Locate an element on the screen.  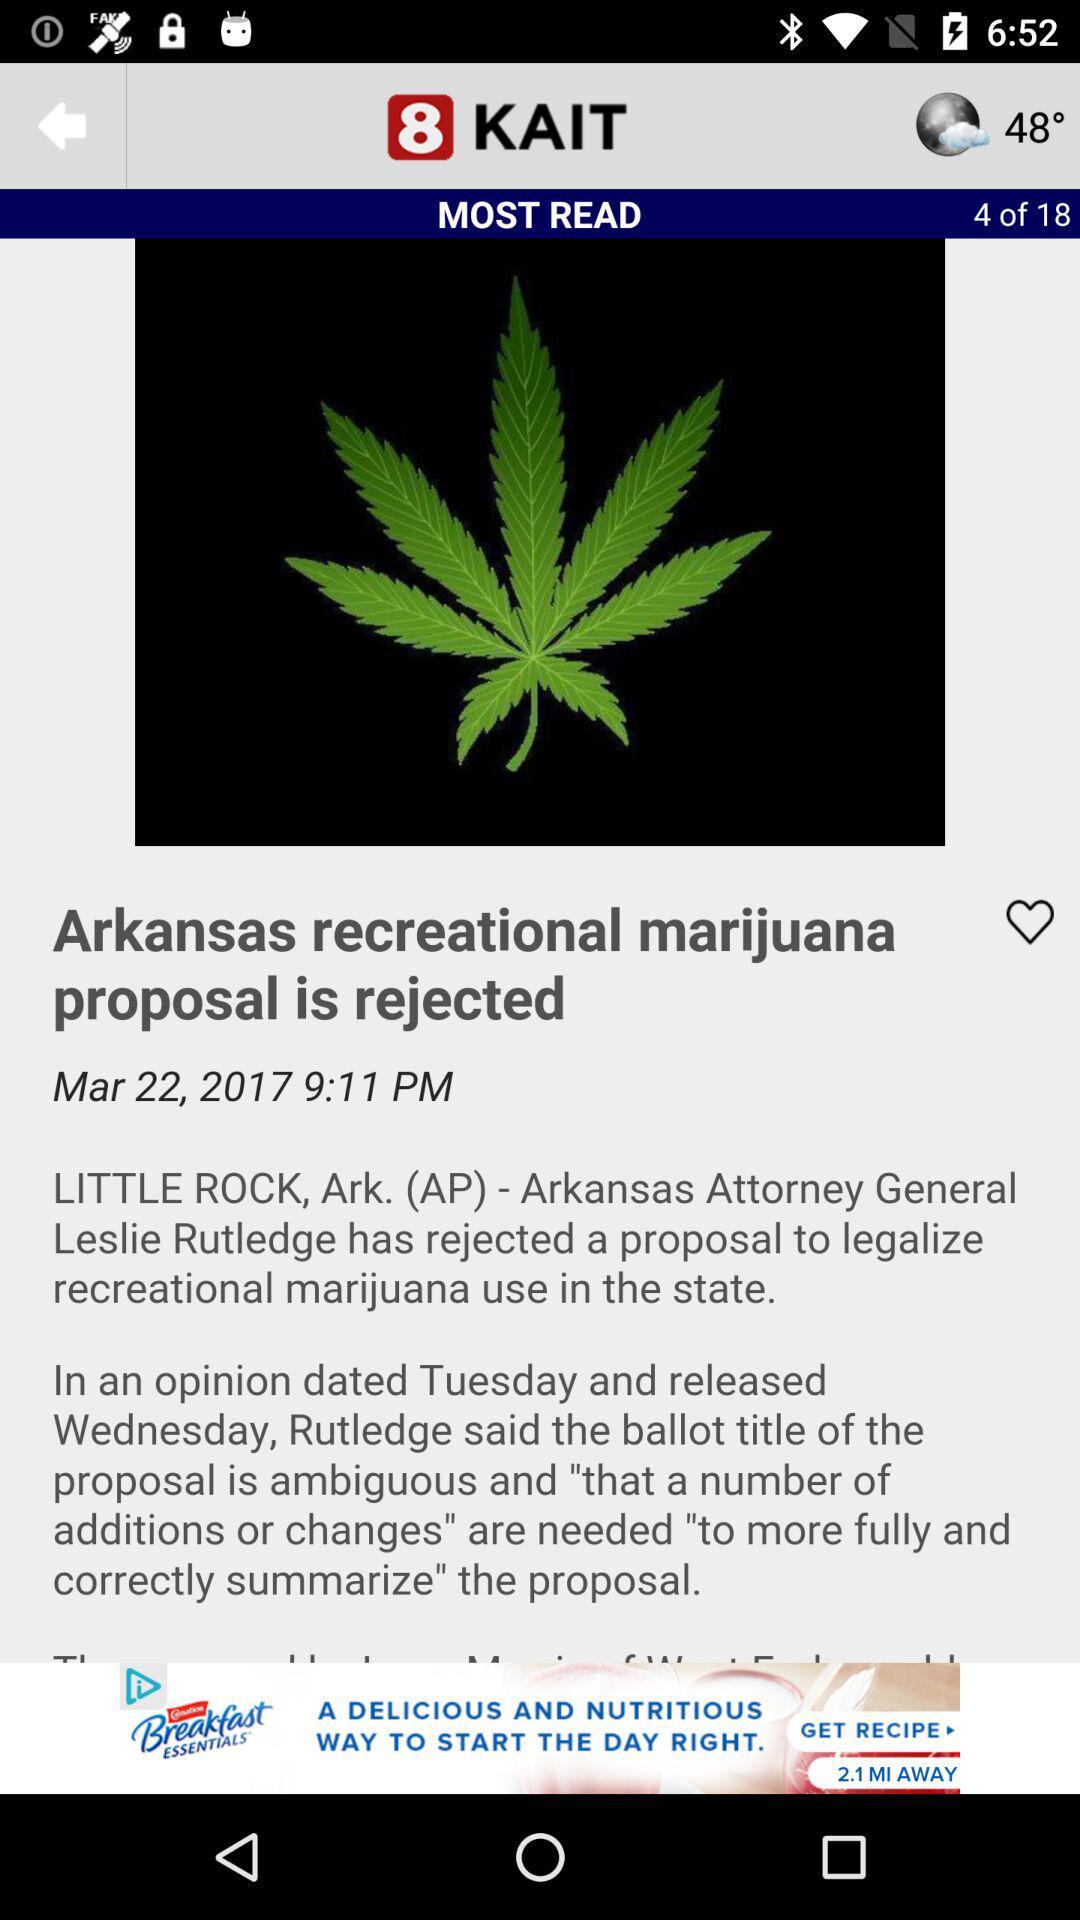
open advertisement is located at coordinates (540, 1727).